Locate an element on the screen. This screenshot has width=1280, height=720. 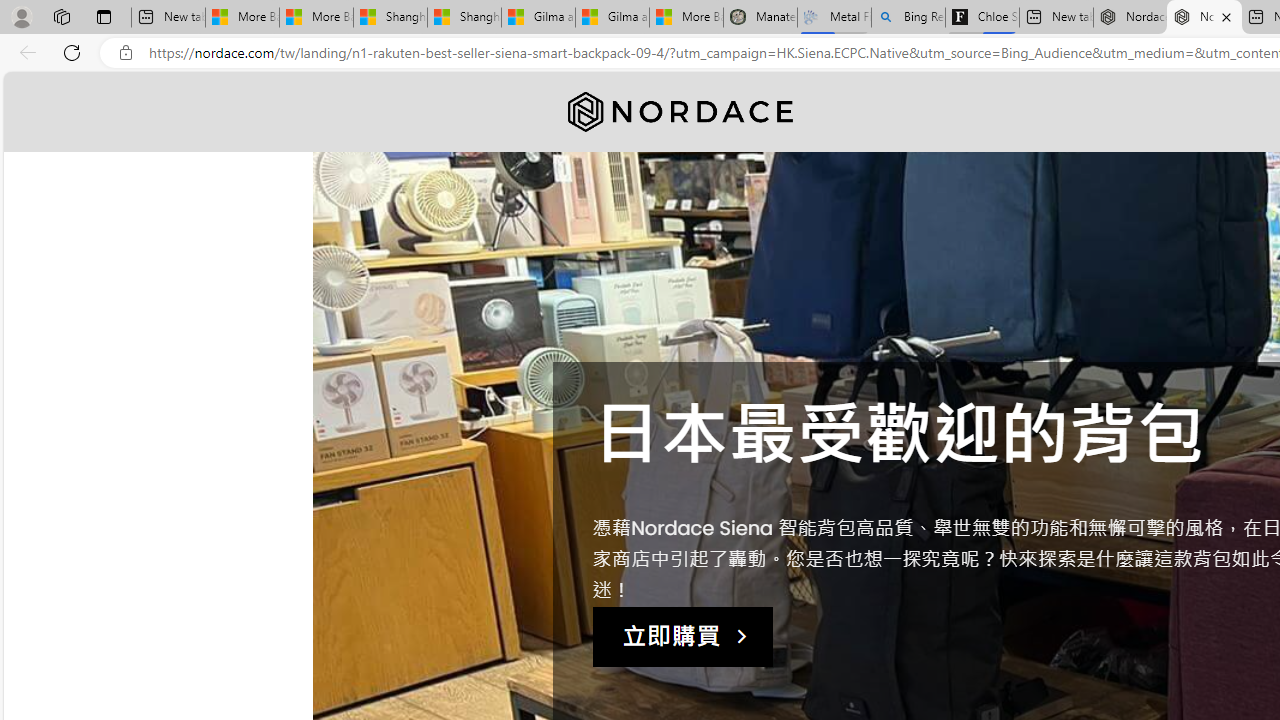
'View site information' is located at coordinates (125, 52).